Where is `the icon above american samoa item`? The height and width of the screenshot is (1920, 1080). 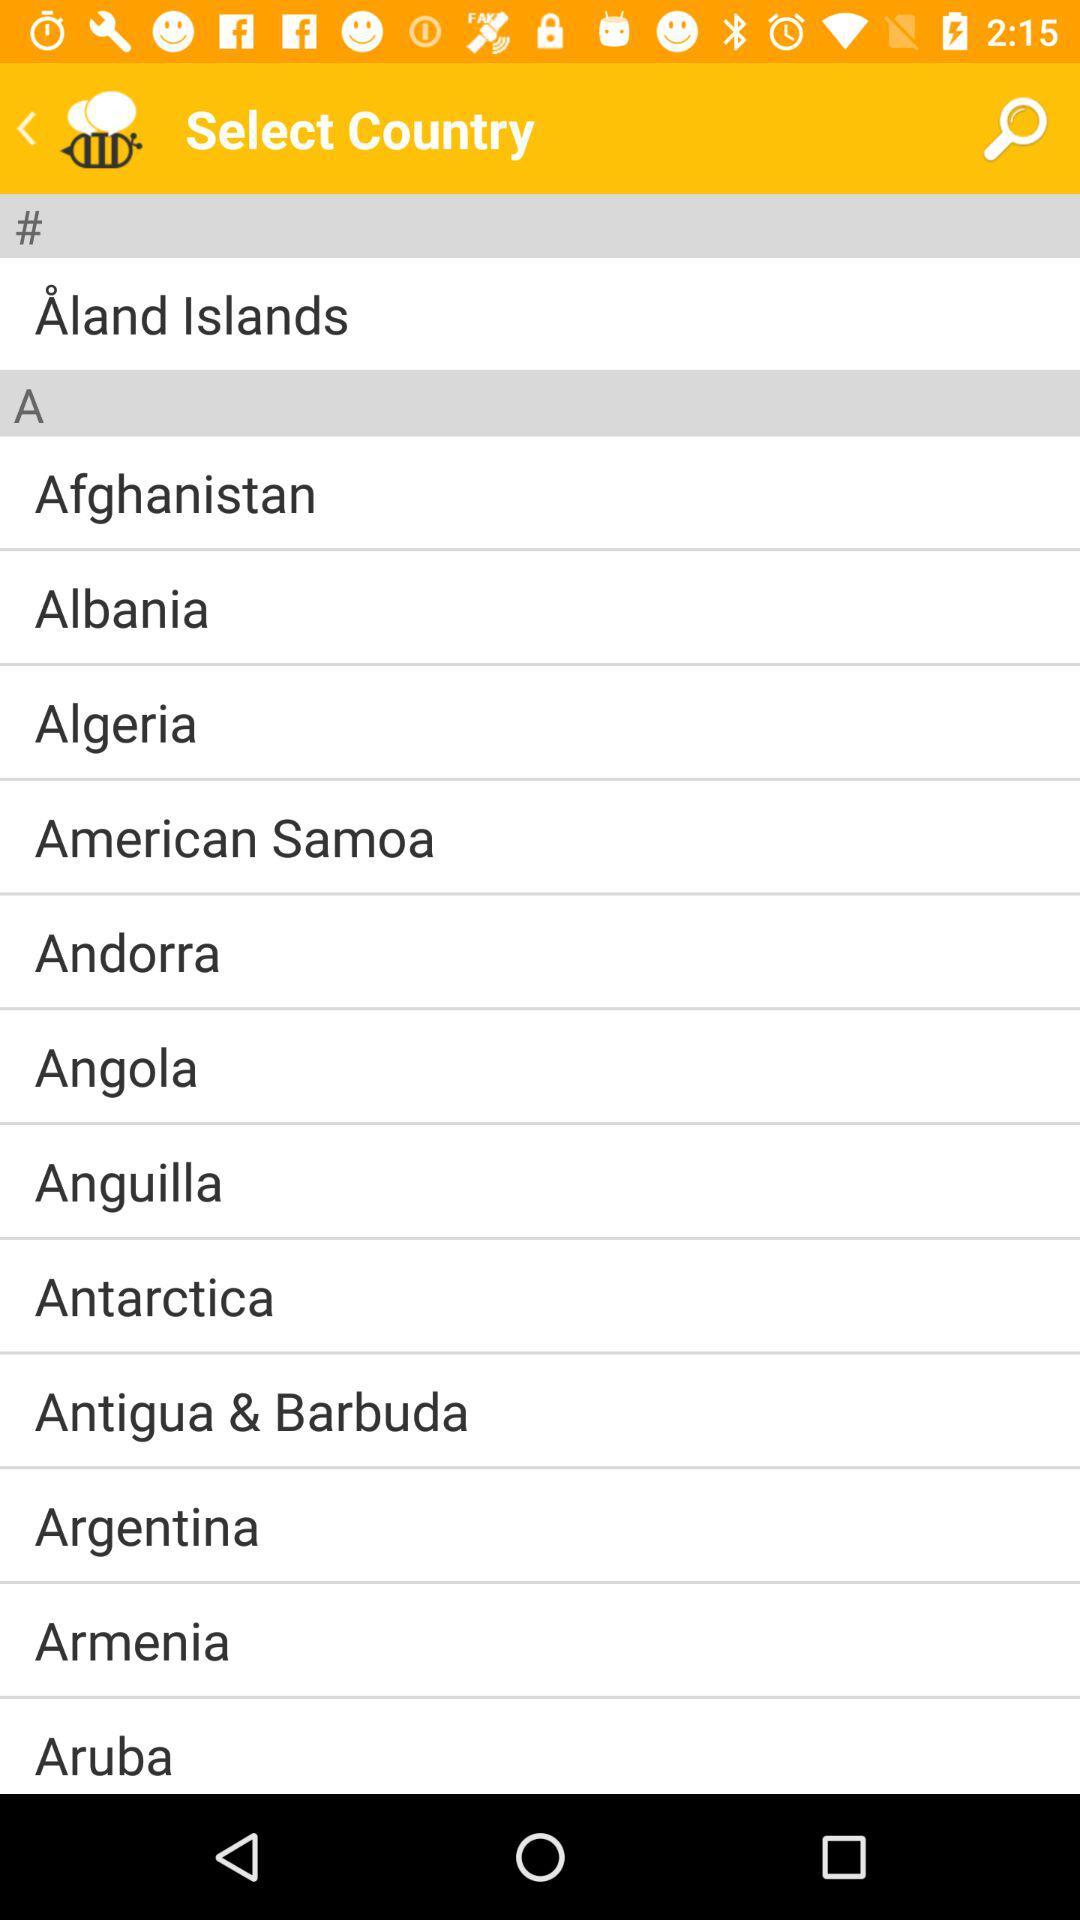
the icon above american samoa item is located at coordinates (540, 778).